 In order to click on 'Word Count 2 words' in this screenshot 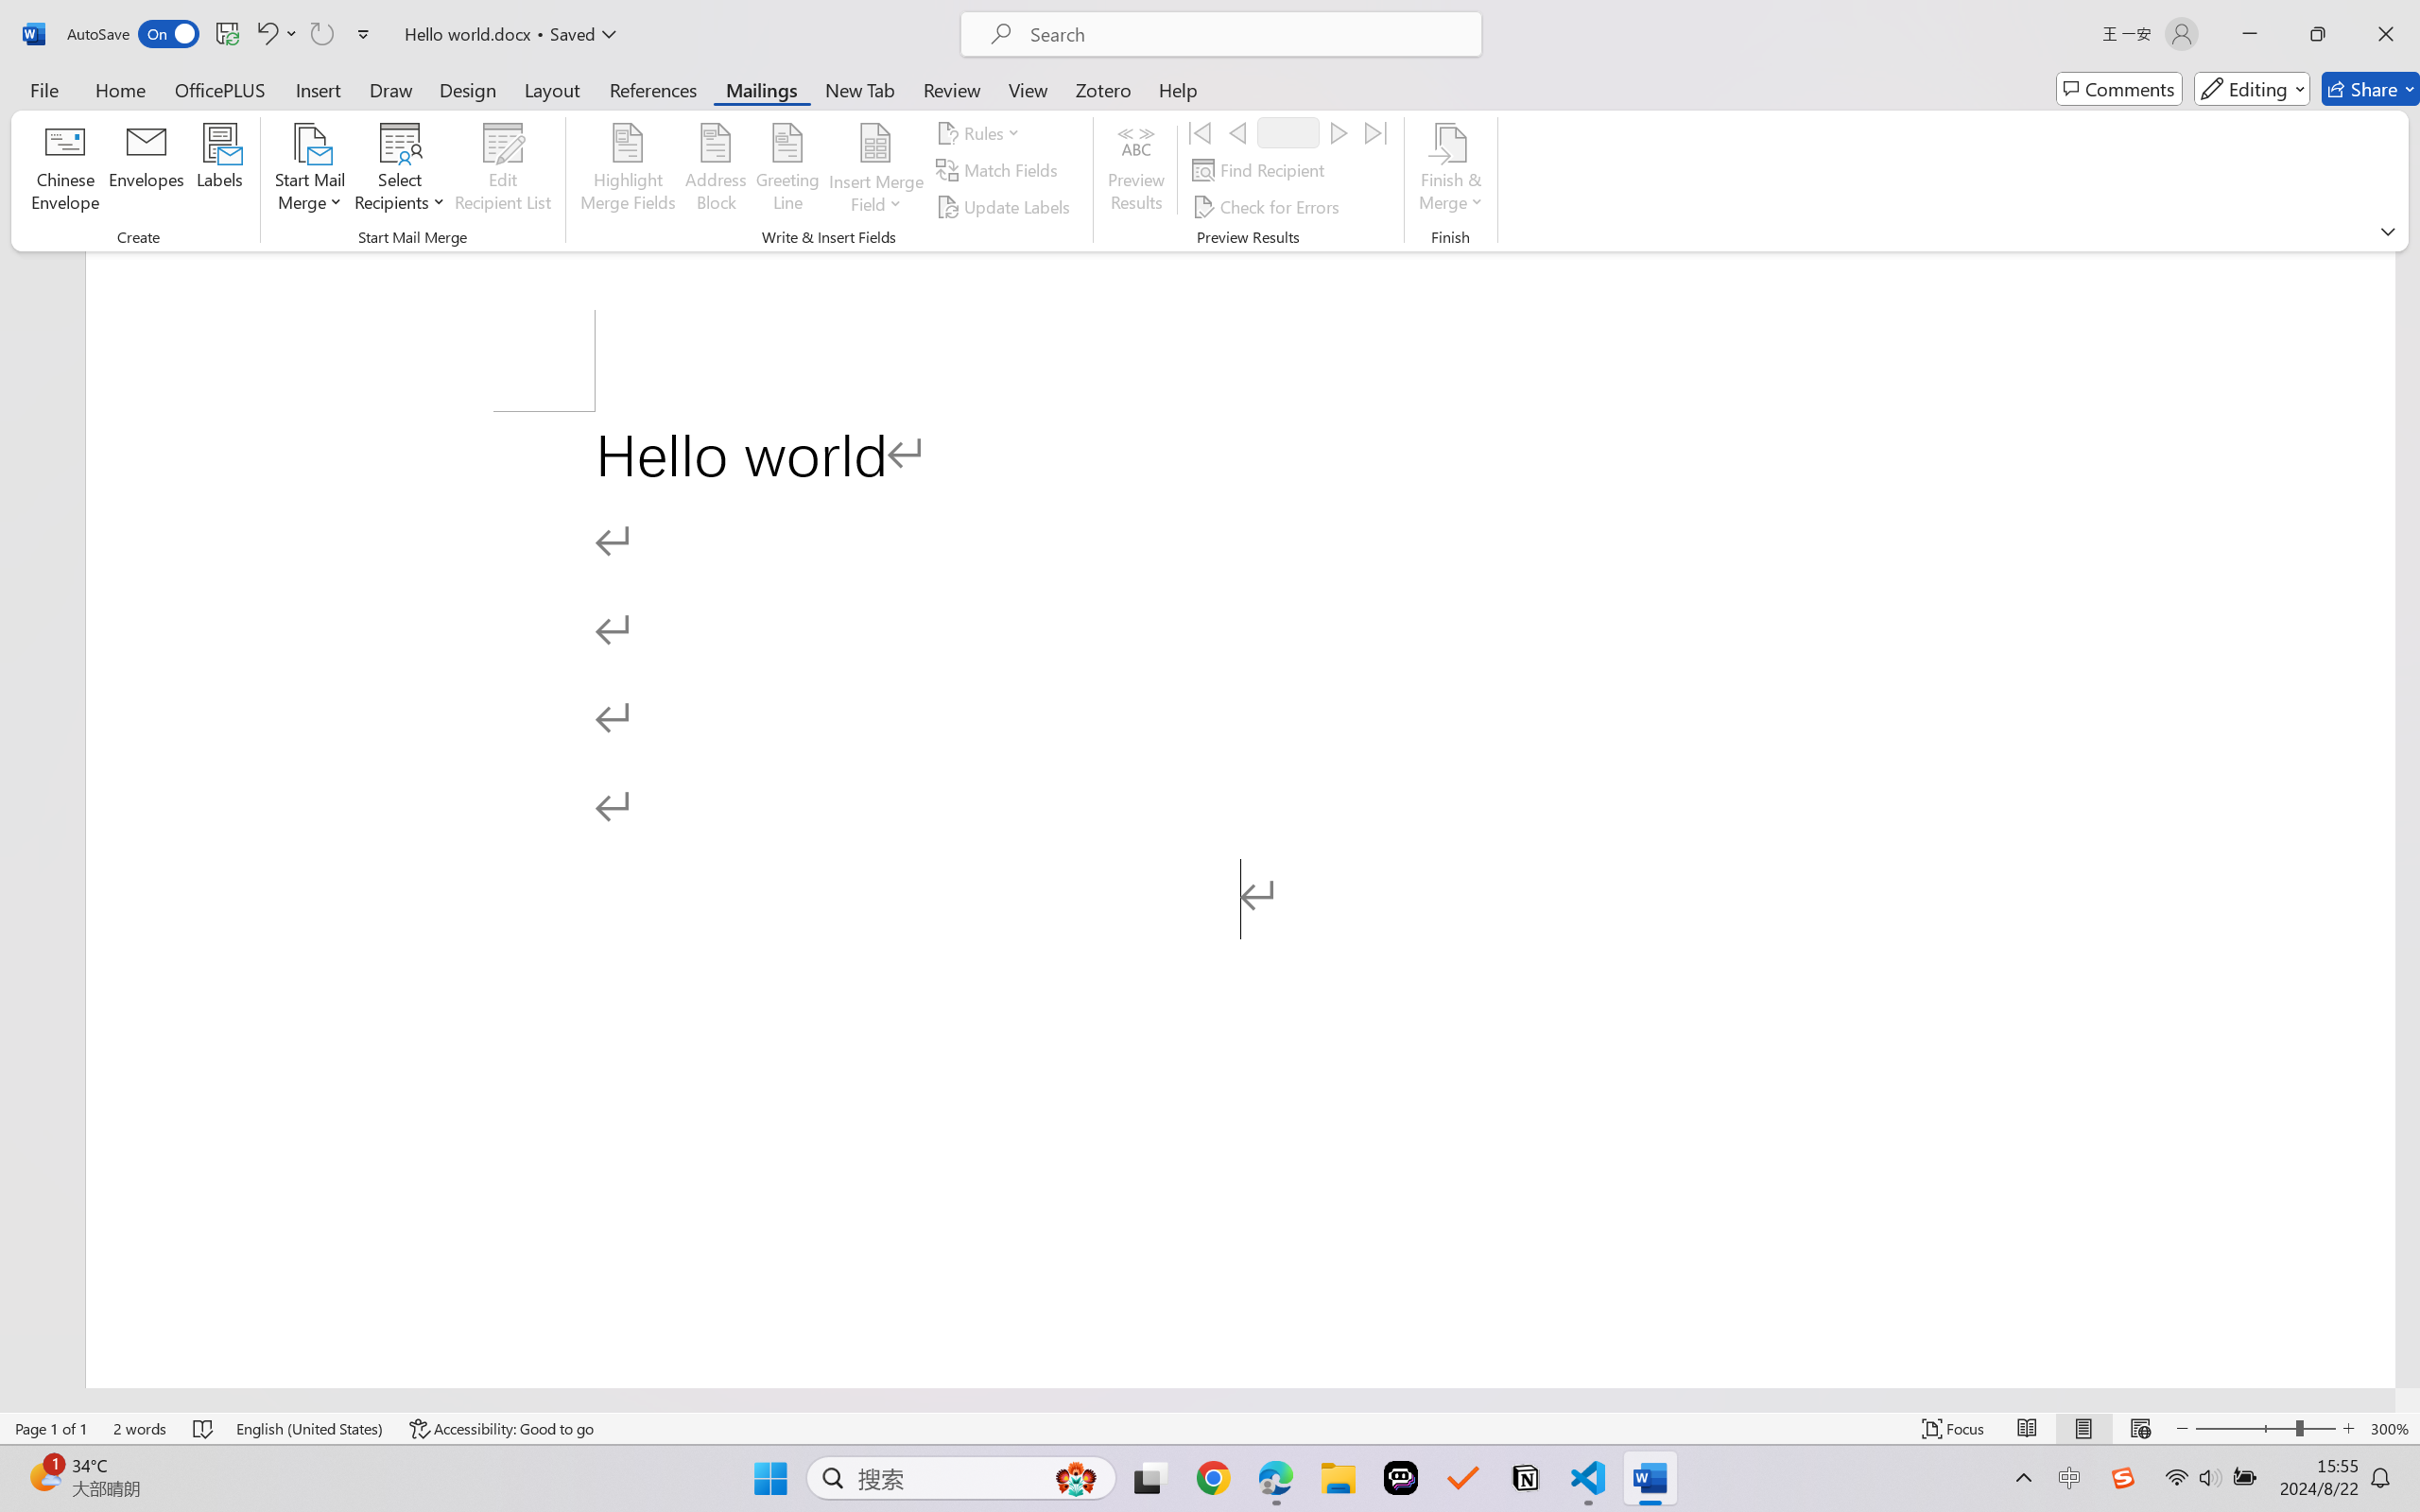, I will do `click(140, 1428)`.